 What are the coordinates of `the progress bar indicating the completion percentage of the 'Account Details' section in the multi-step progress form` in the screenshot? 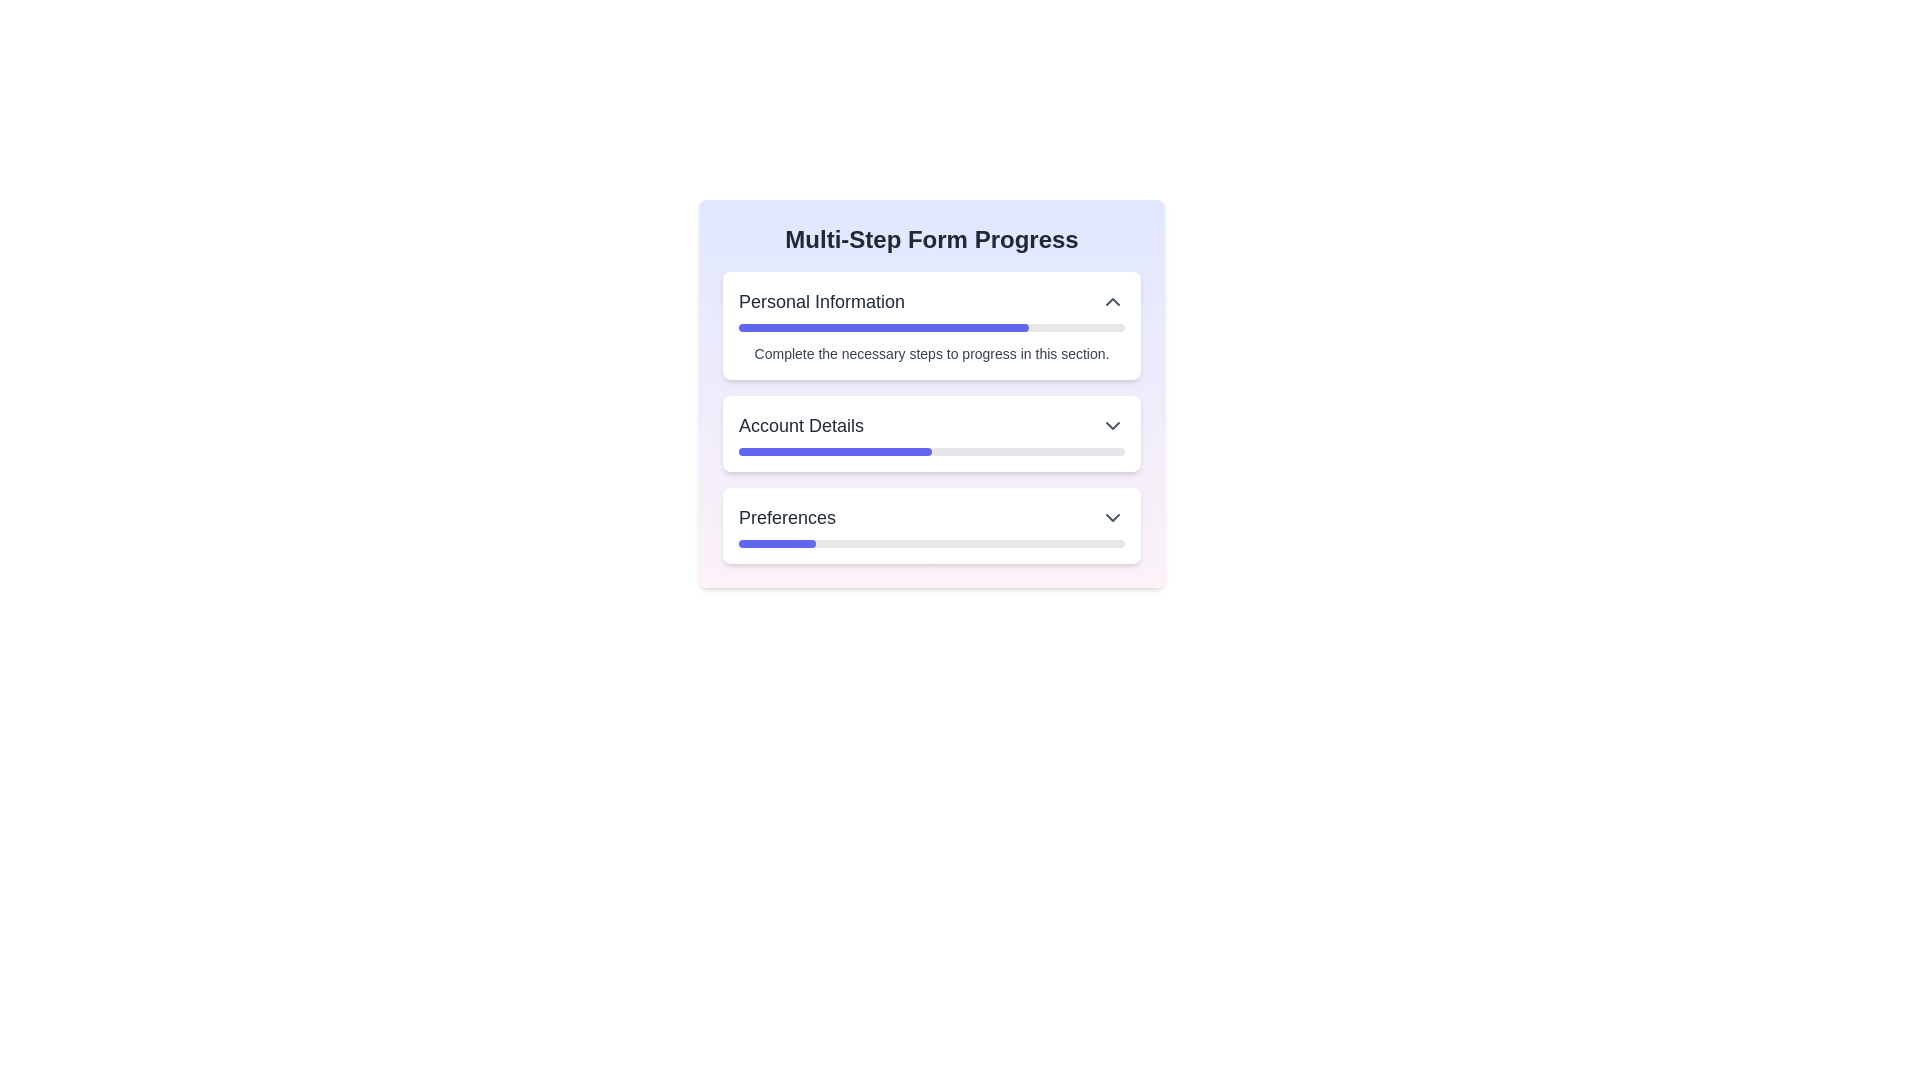 It's located at (835, 451).